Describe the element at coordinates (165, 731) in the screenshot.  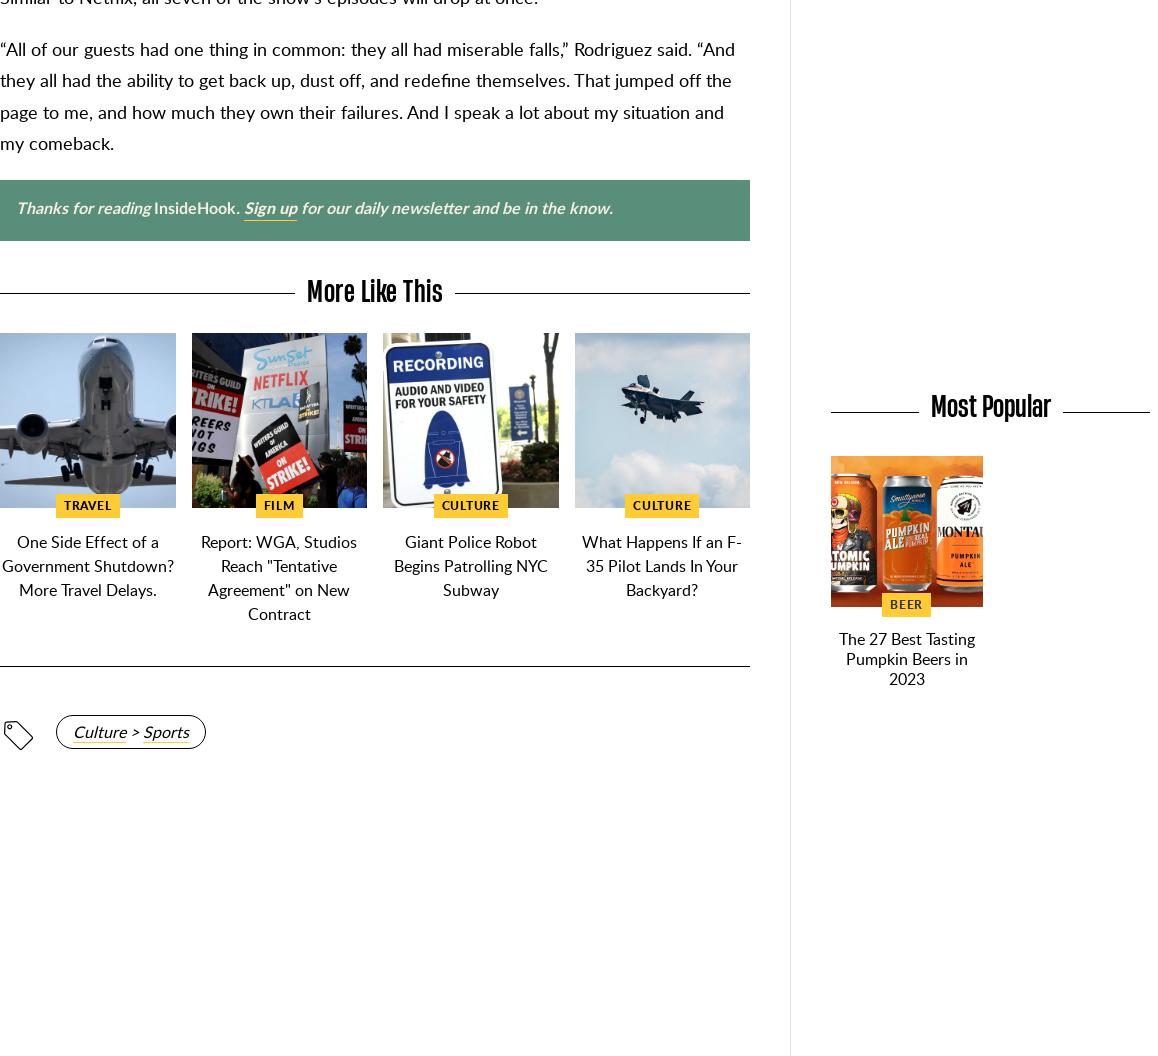
I see `'Sports'` at that location.